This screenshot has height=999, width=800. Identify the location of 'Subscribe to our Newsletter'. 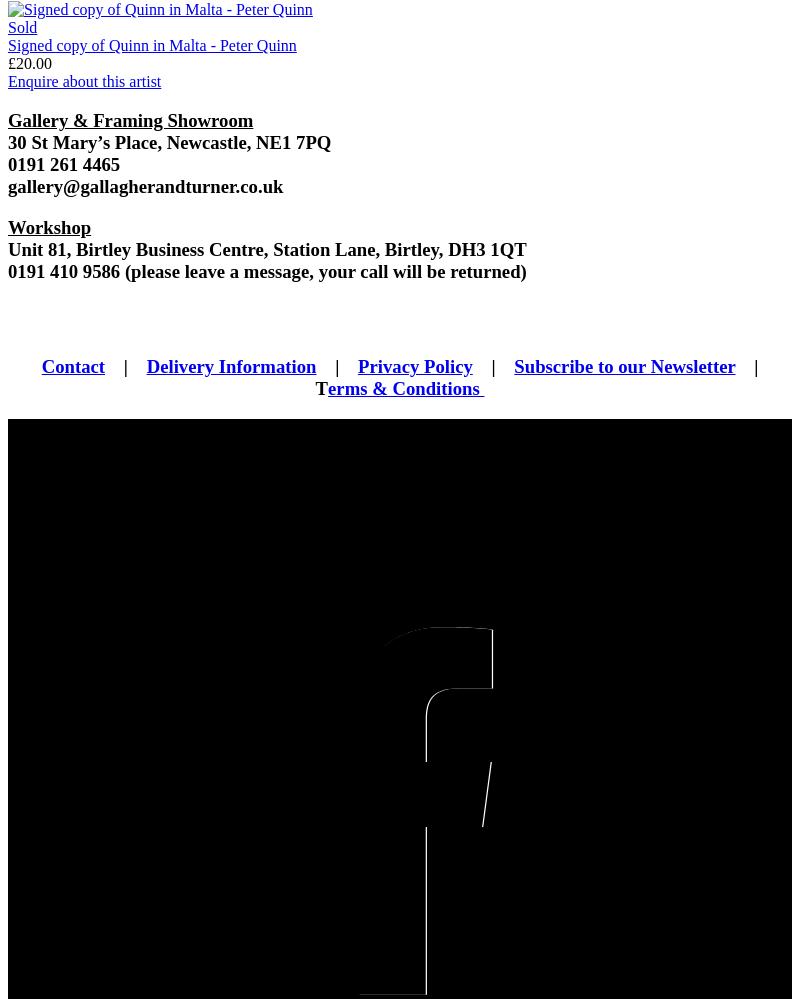
(624, 366).